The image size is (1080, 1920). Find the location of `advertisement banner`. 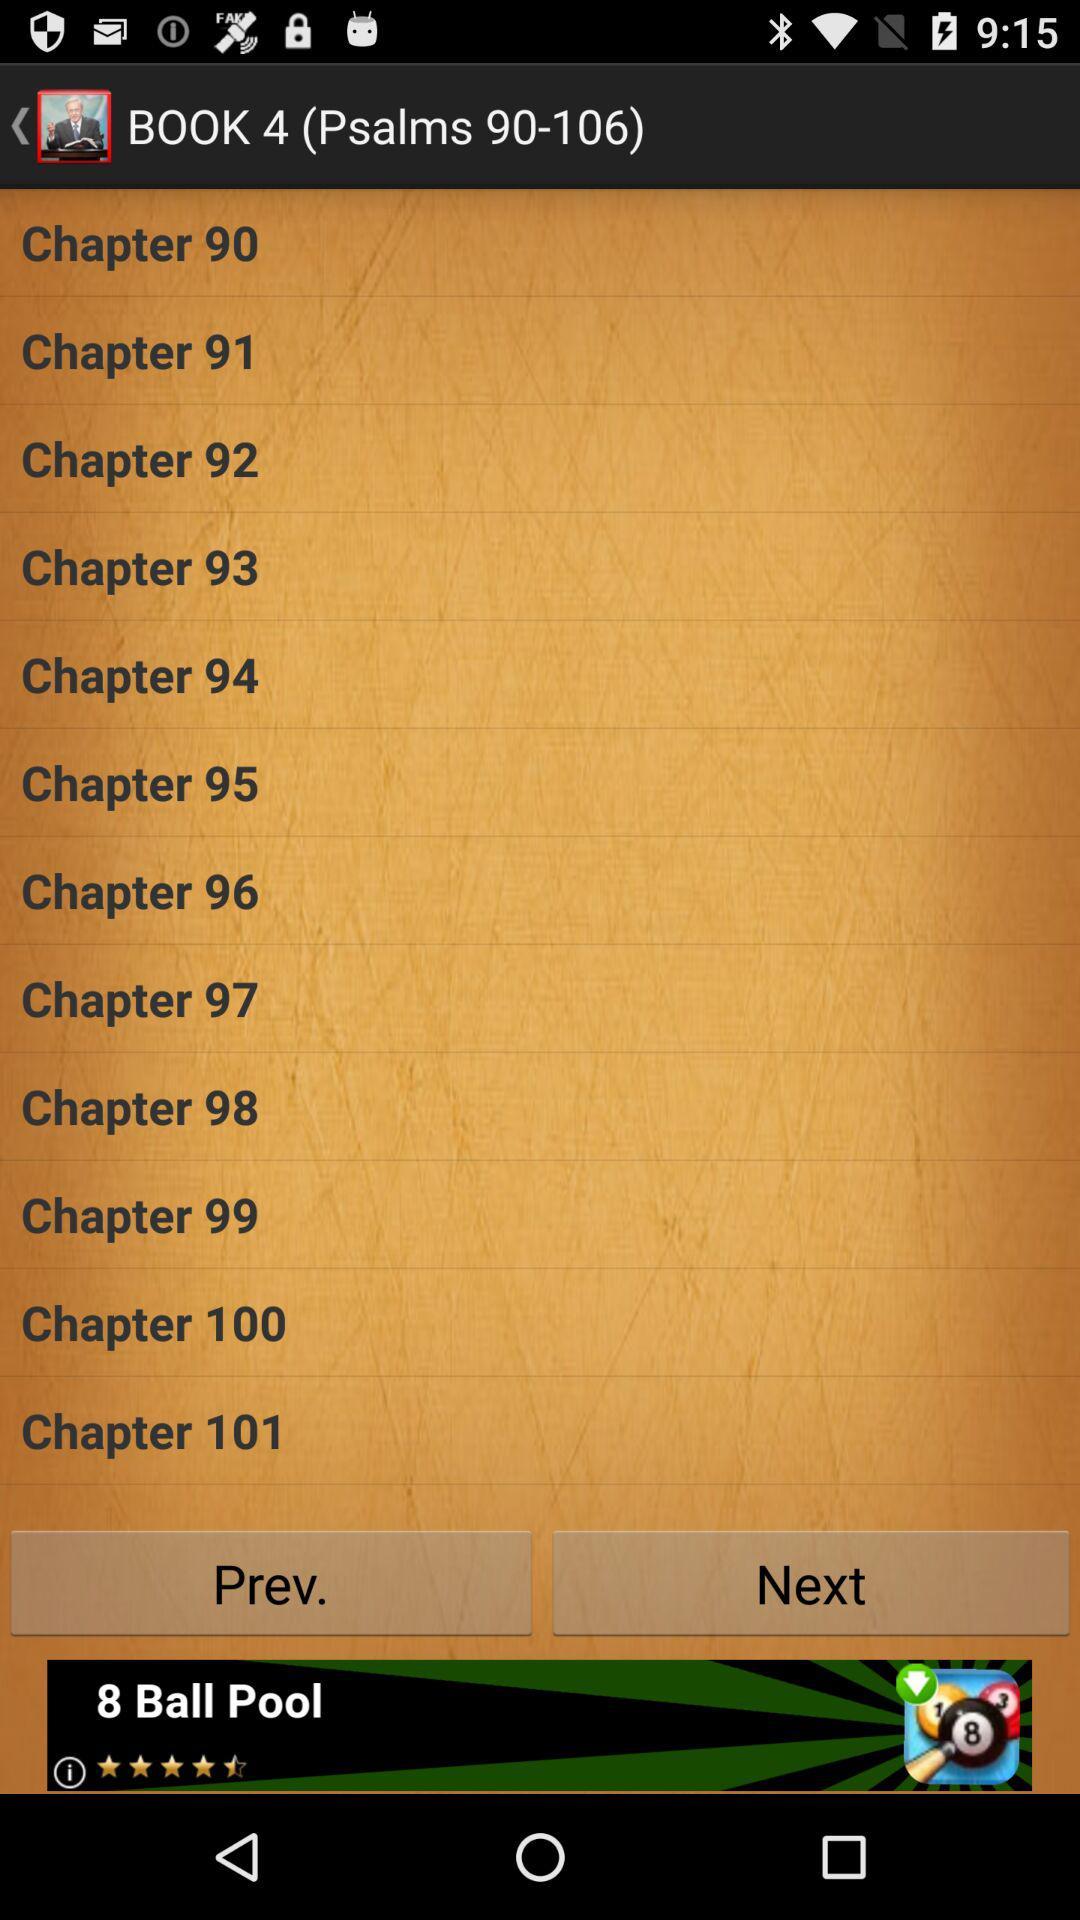

advertisement banner is located at coordinates (538, 1724).